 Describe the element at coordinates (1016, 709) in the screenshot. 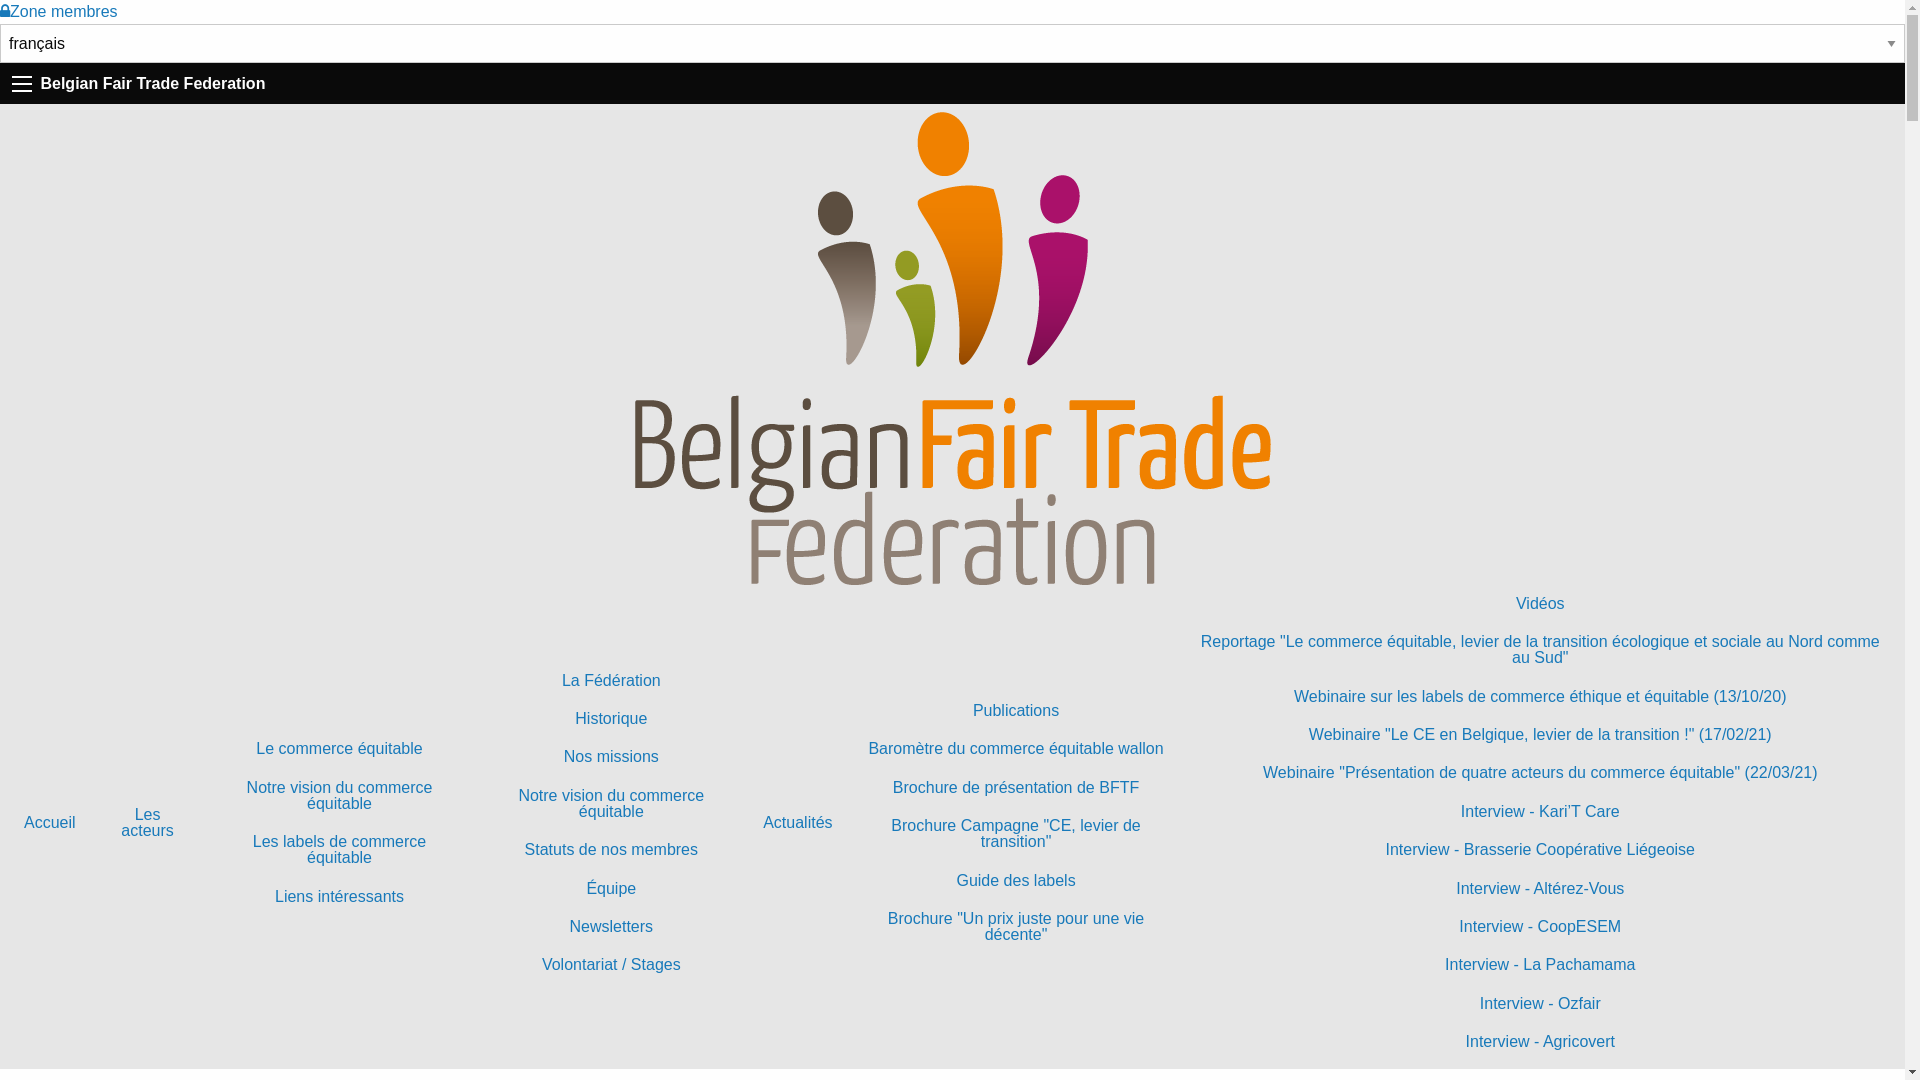

I see `'Publications'` at that location.